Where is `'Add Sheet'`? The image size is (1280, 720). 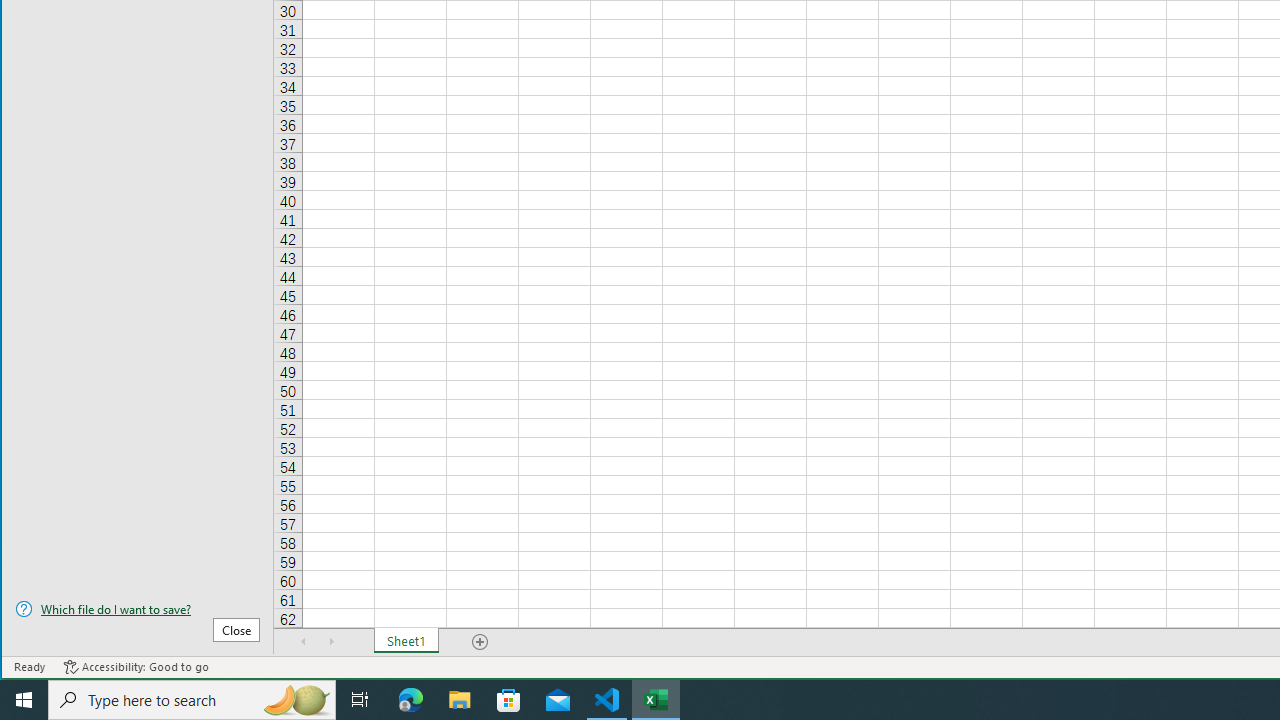 'Add Sheet' is located at coordinates (481, 641).